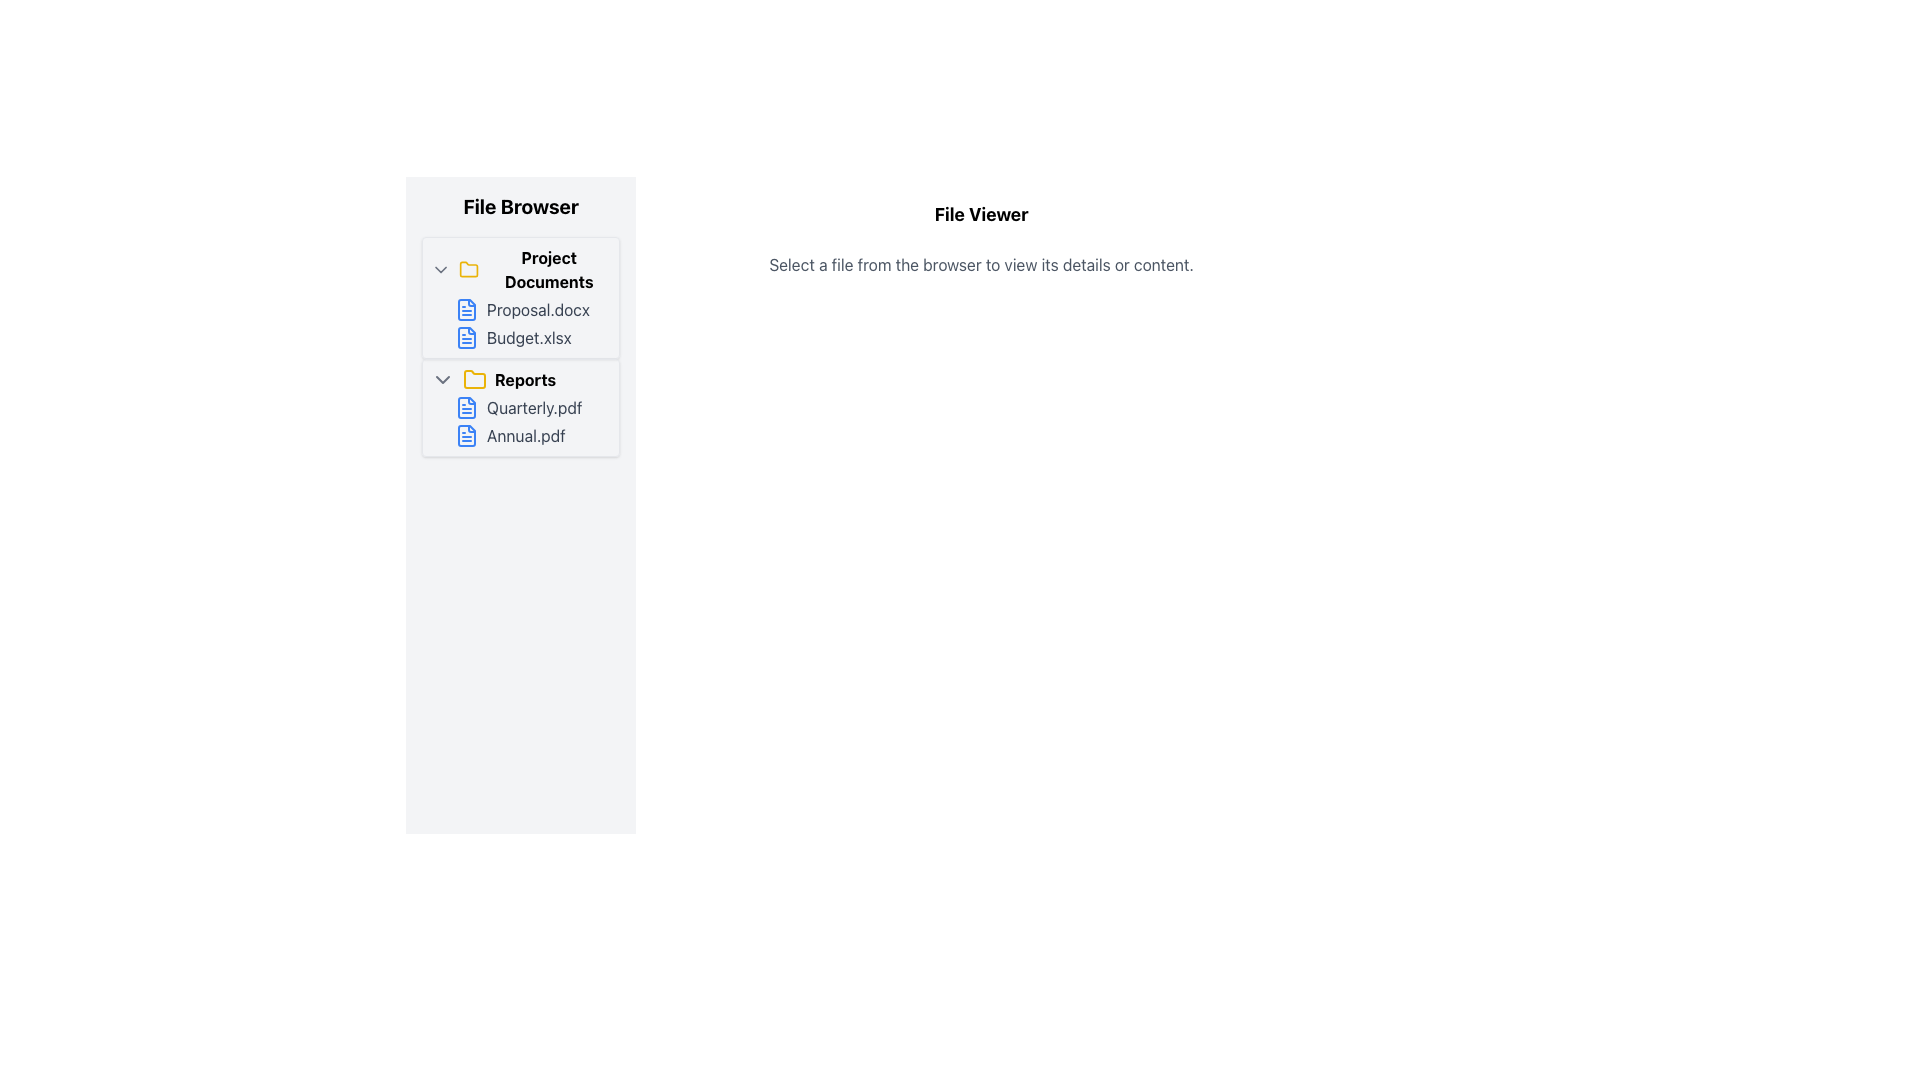  Describe the element at coordinates (525, 380) in the screenshot. I see `the bold text label displaying 'Reports'` at that location.